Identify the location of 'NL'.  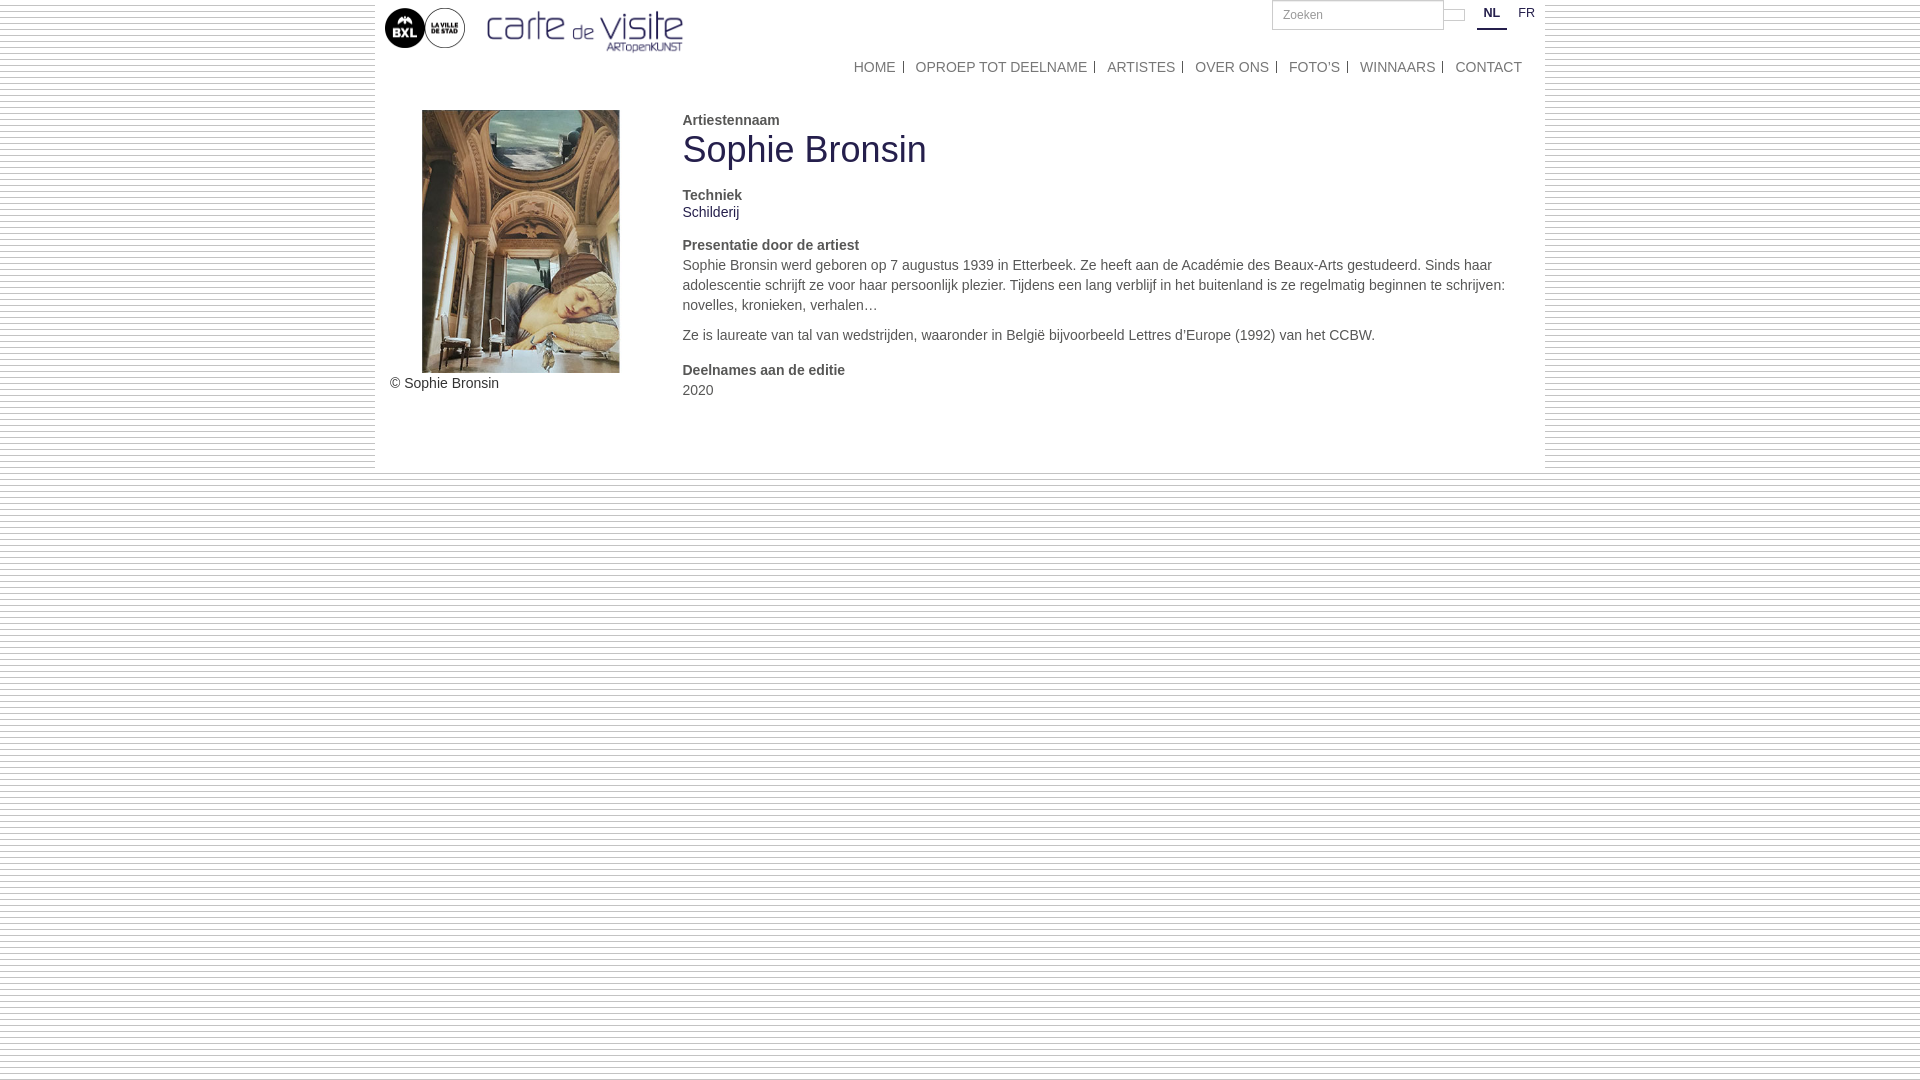
(1492, 15).